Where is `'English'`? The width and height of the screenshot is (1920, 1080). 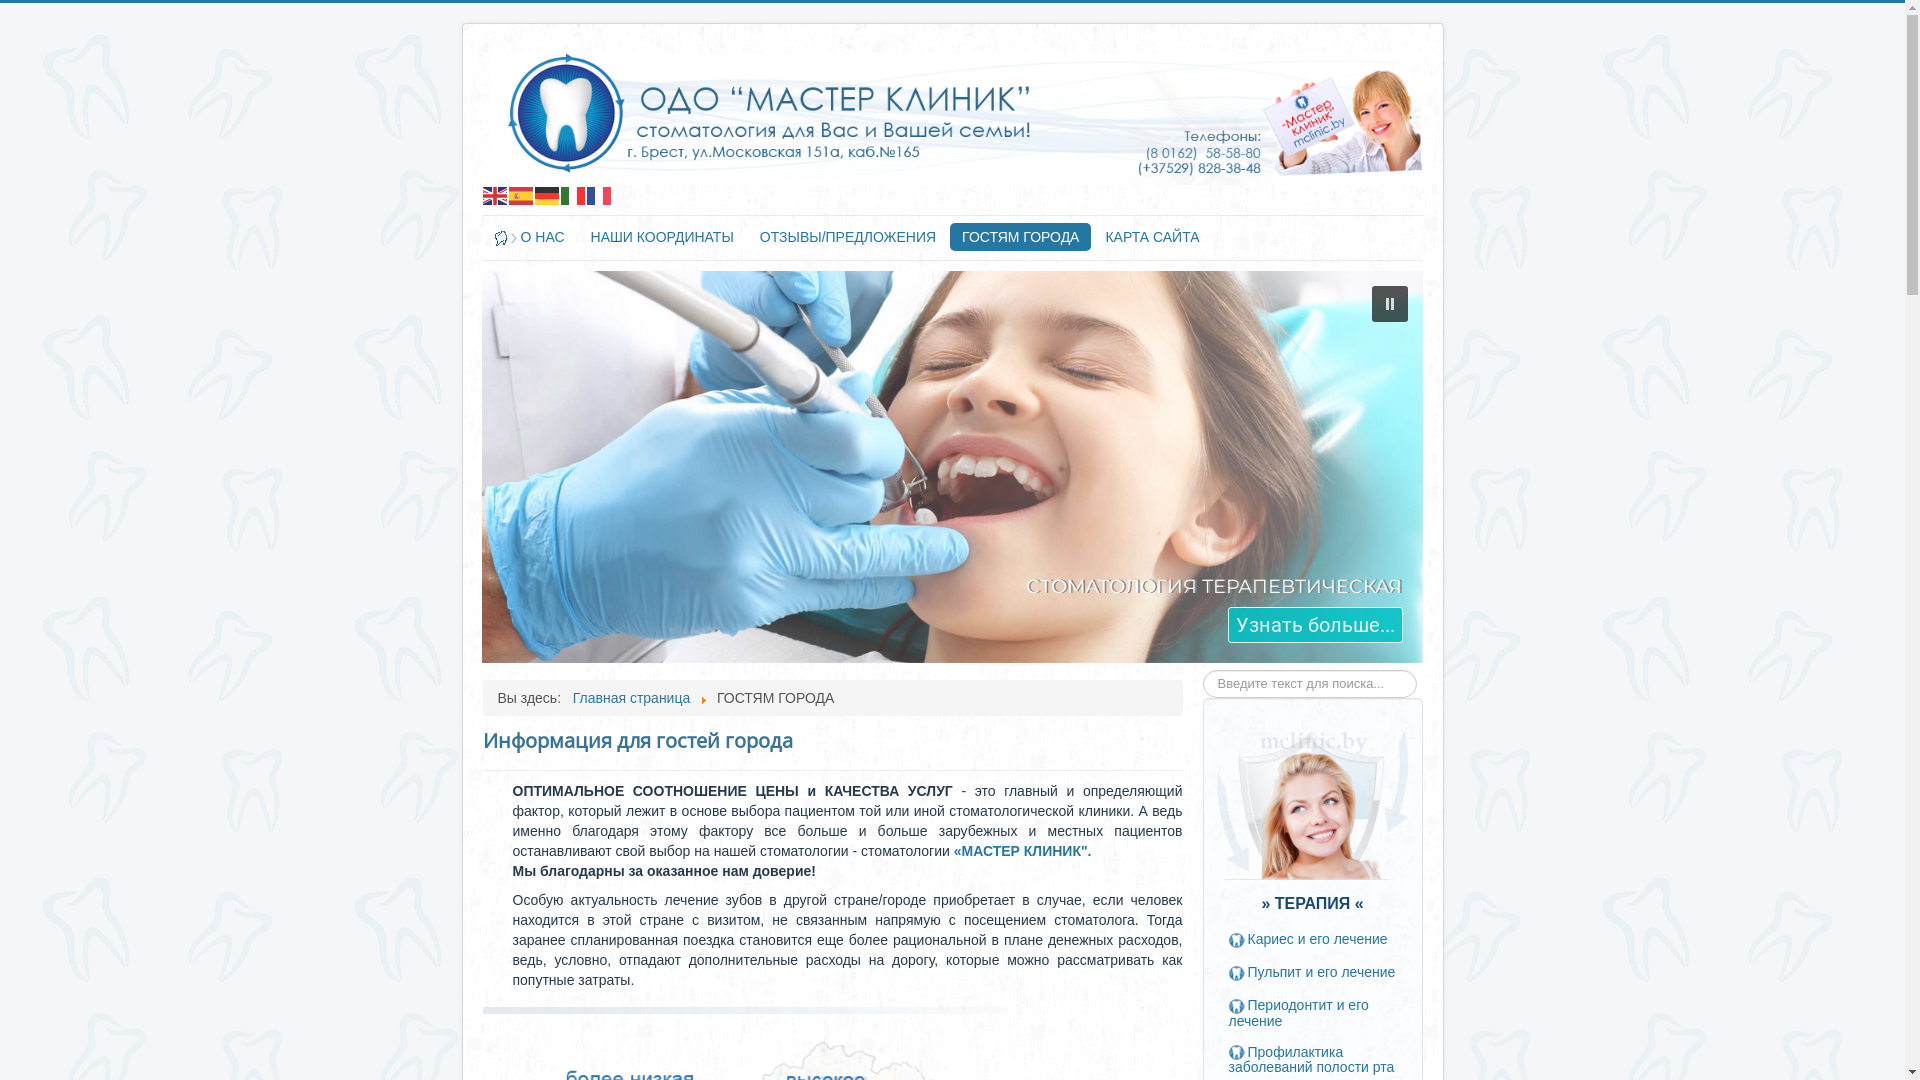 'English' is located at coordinates (494, 195).